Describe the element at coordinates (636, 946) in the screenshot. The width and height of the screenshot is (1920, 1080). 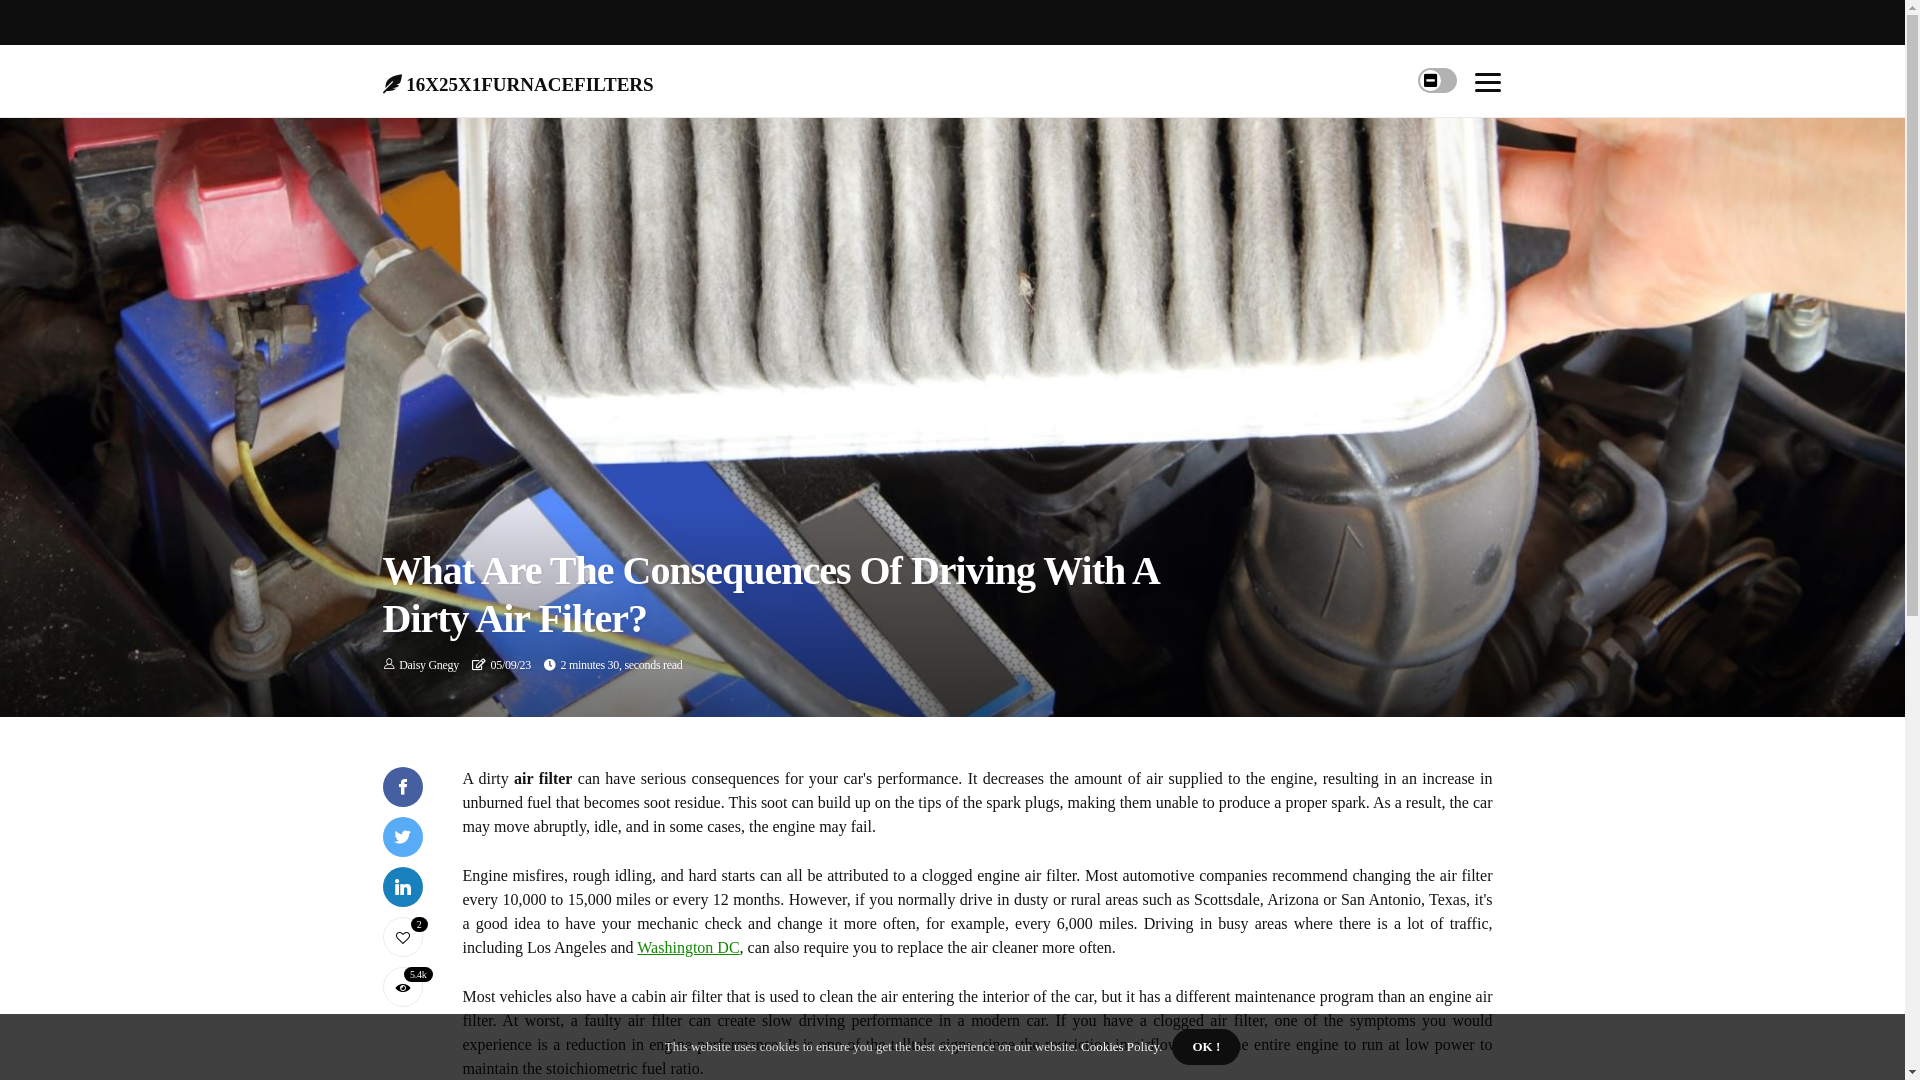
I see `'Washington DC'` at that location.